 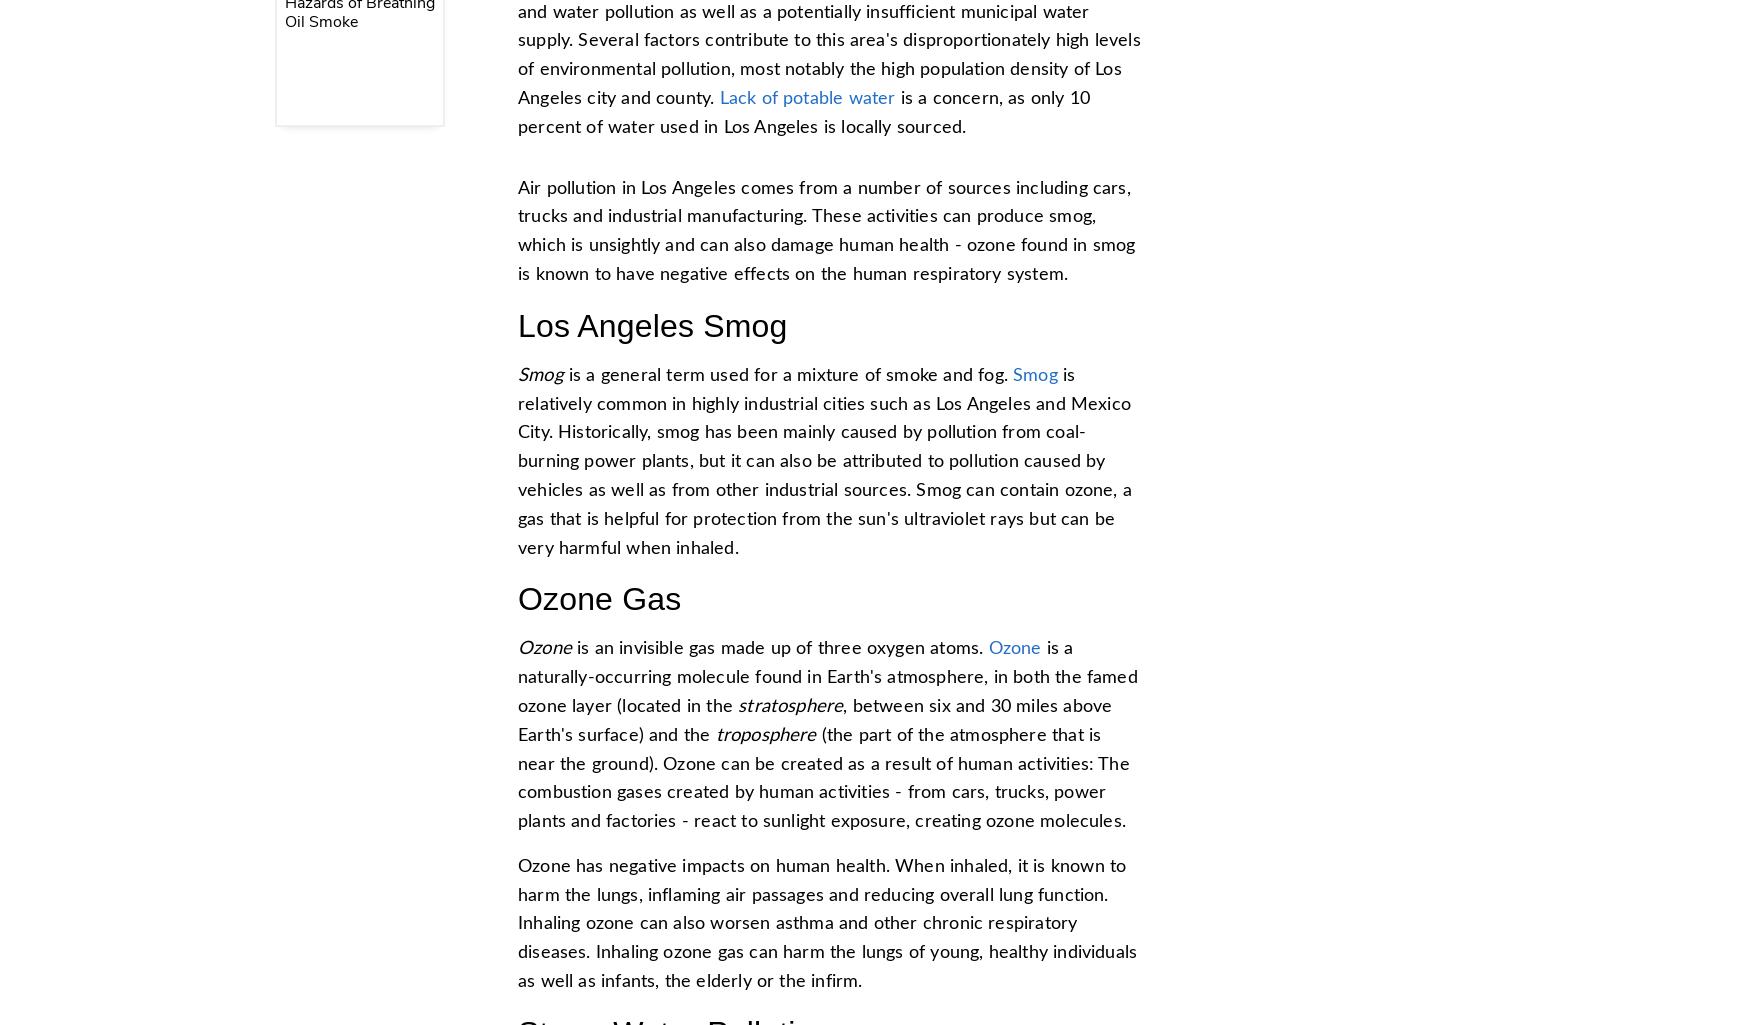 I want to click on 'Ozone Gas', so click(x=517, y=599).